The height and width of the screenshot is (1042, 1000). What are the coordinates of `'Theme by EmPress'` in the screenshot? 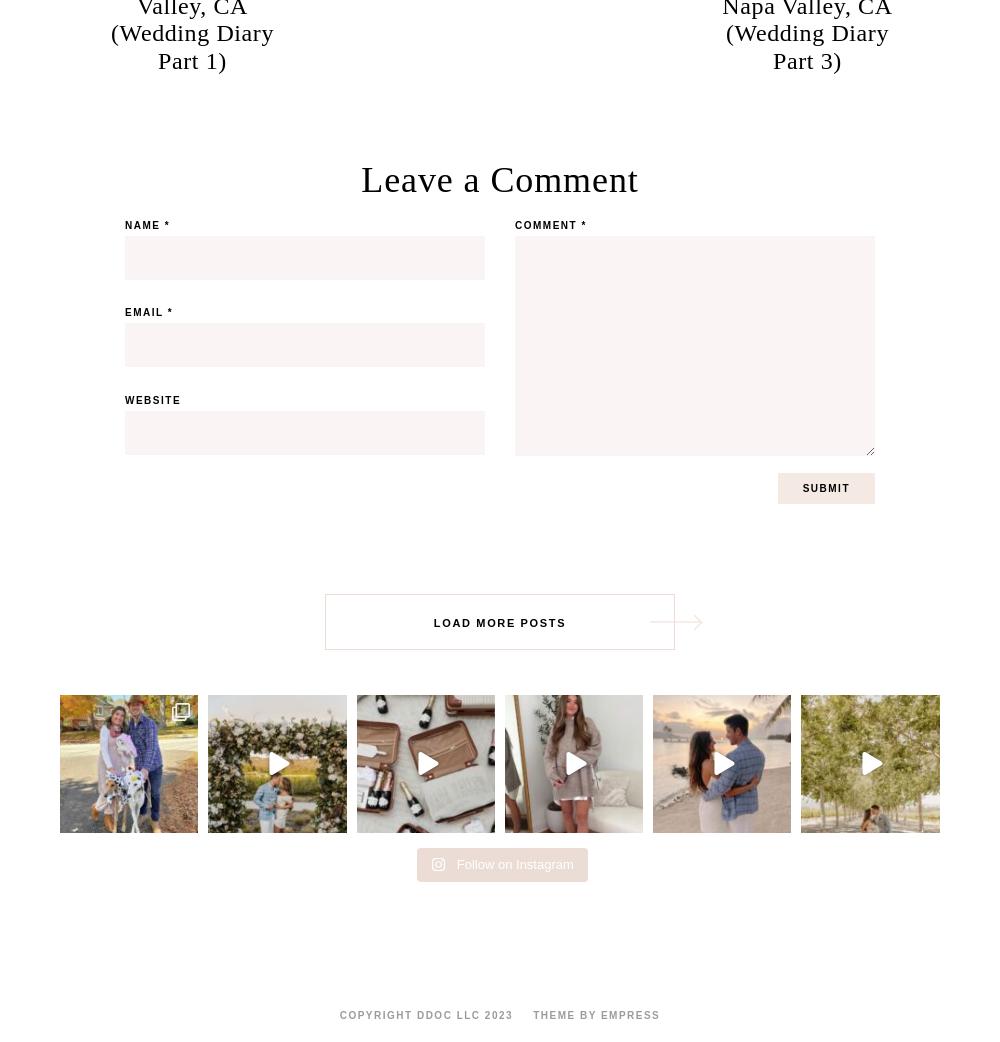 It's located at (595, 1014).